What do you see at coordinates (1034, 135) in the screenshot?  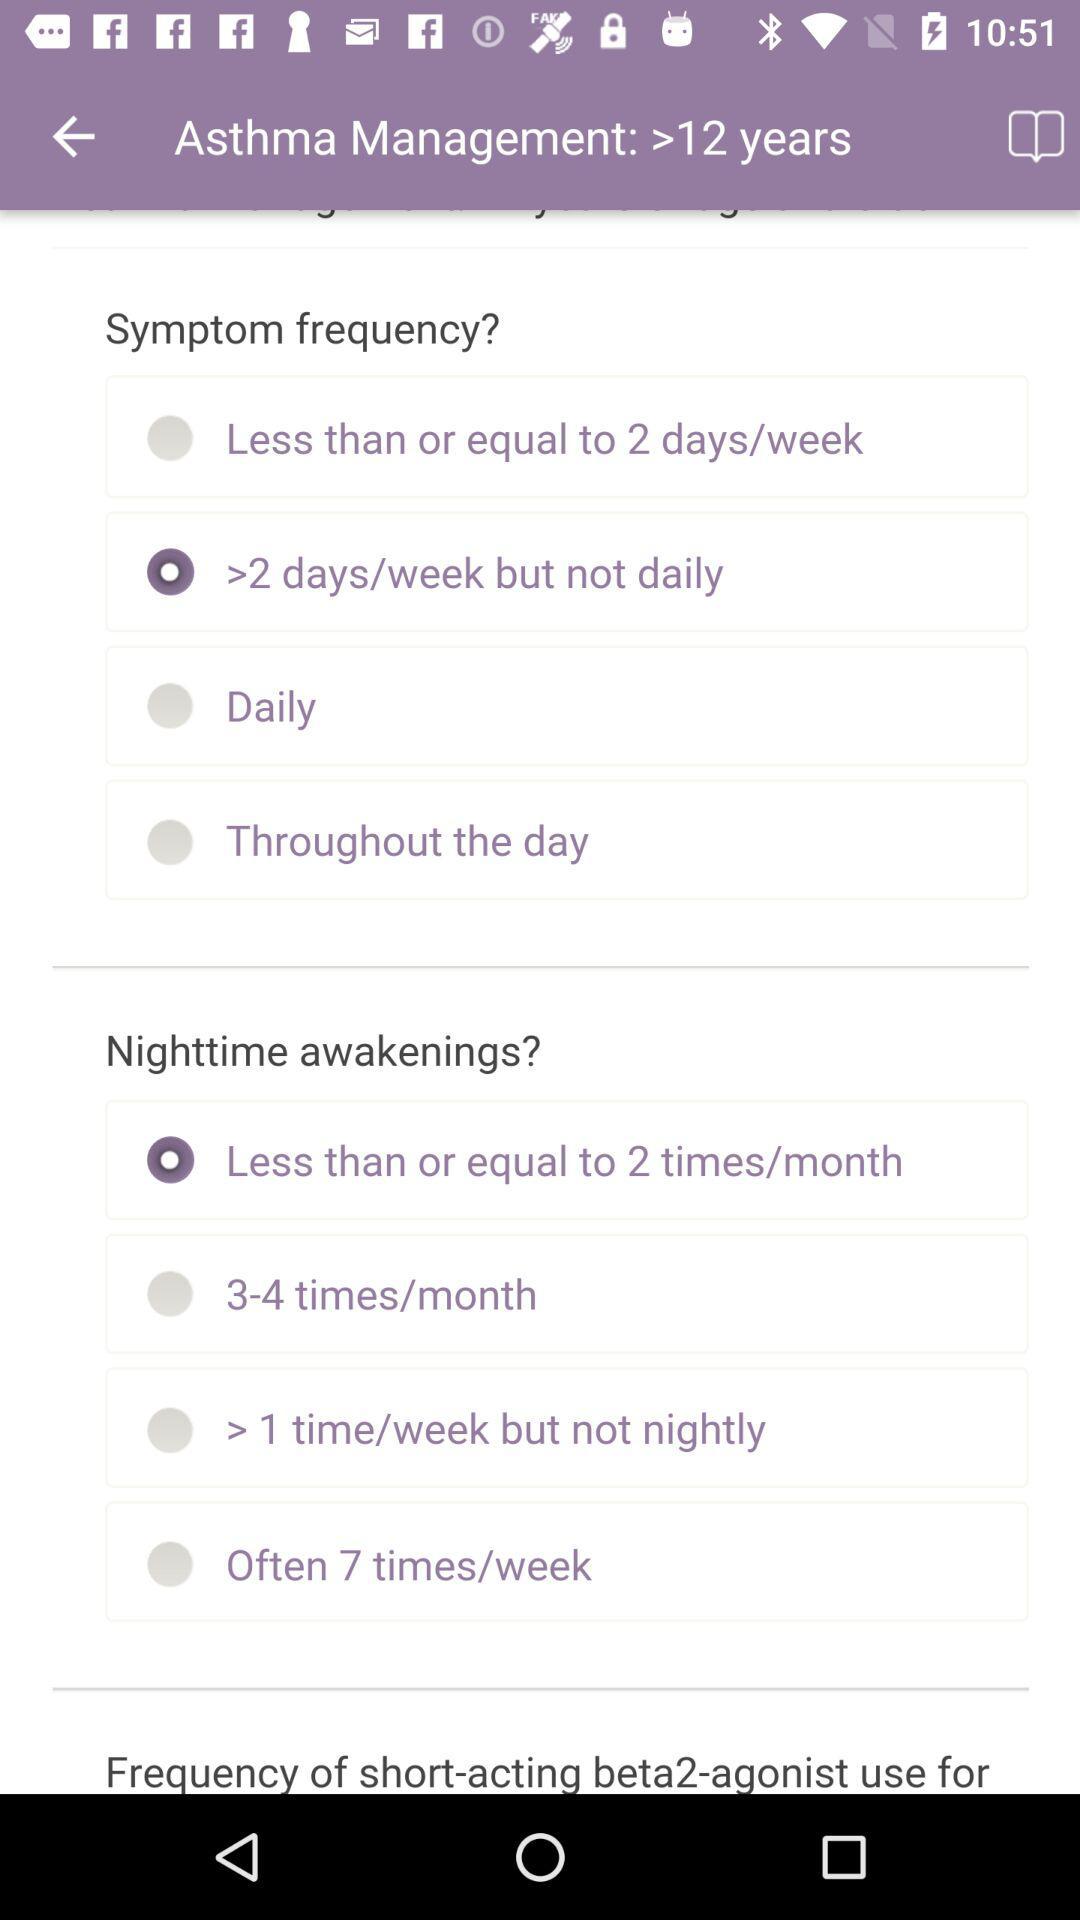 I see `book` at bounding box center [1034, 135].